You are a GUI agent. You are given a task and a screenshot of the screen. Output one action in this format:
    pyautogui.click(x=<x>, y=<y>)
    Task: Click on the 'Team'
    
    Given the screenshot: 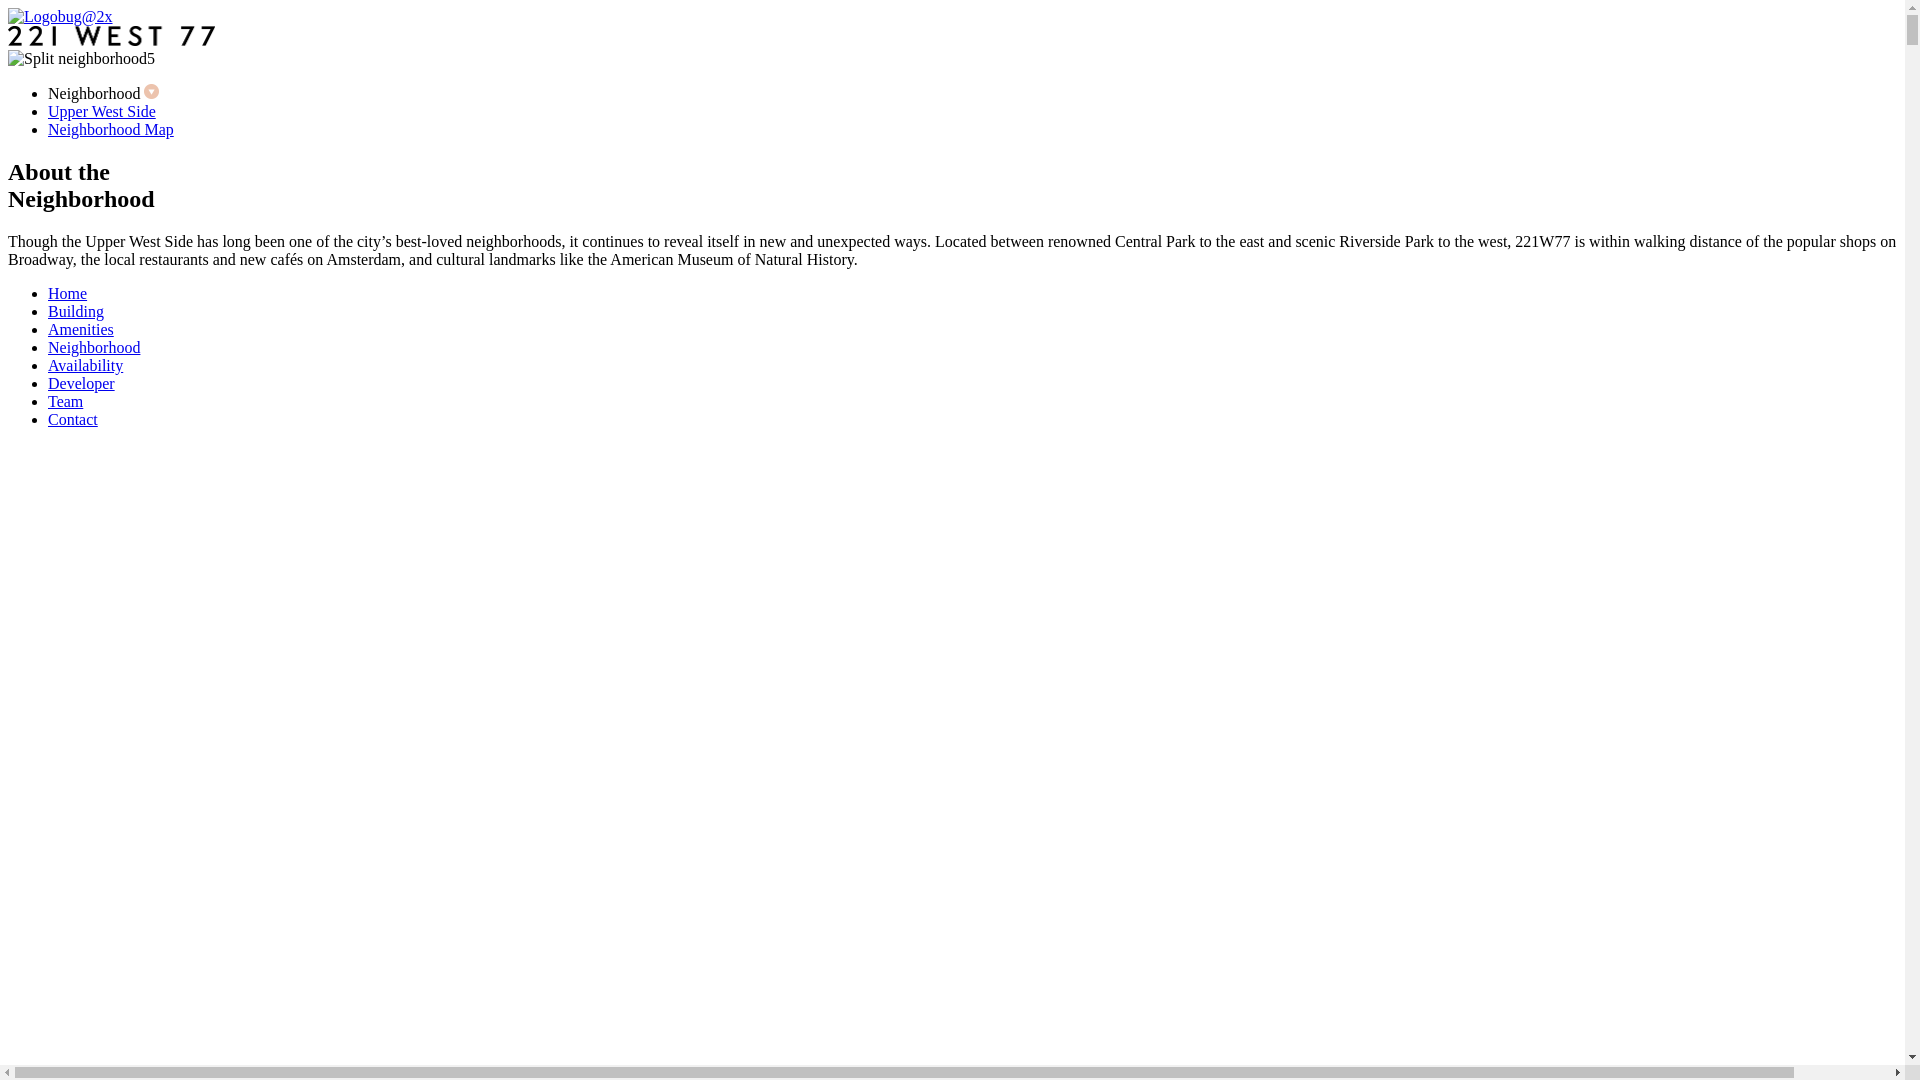 What is the action you would take?
    pyautogui.click(x=65, y=401)
    